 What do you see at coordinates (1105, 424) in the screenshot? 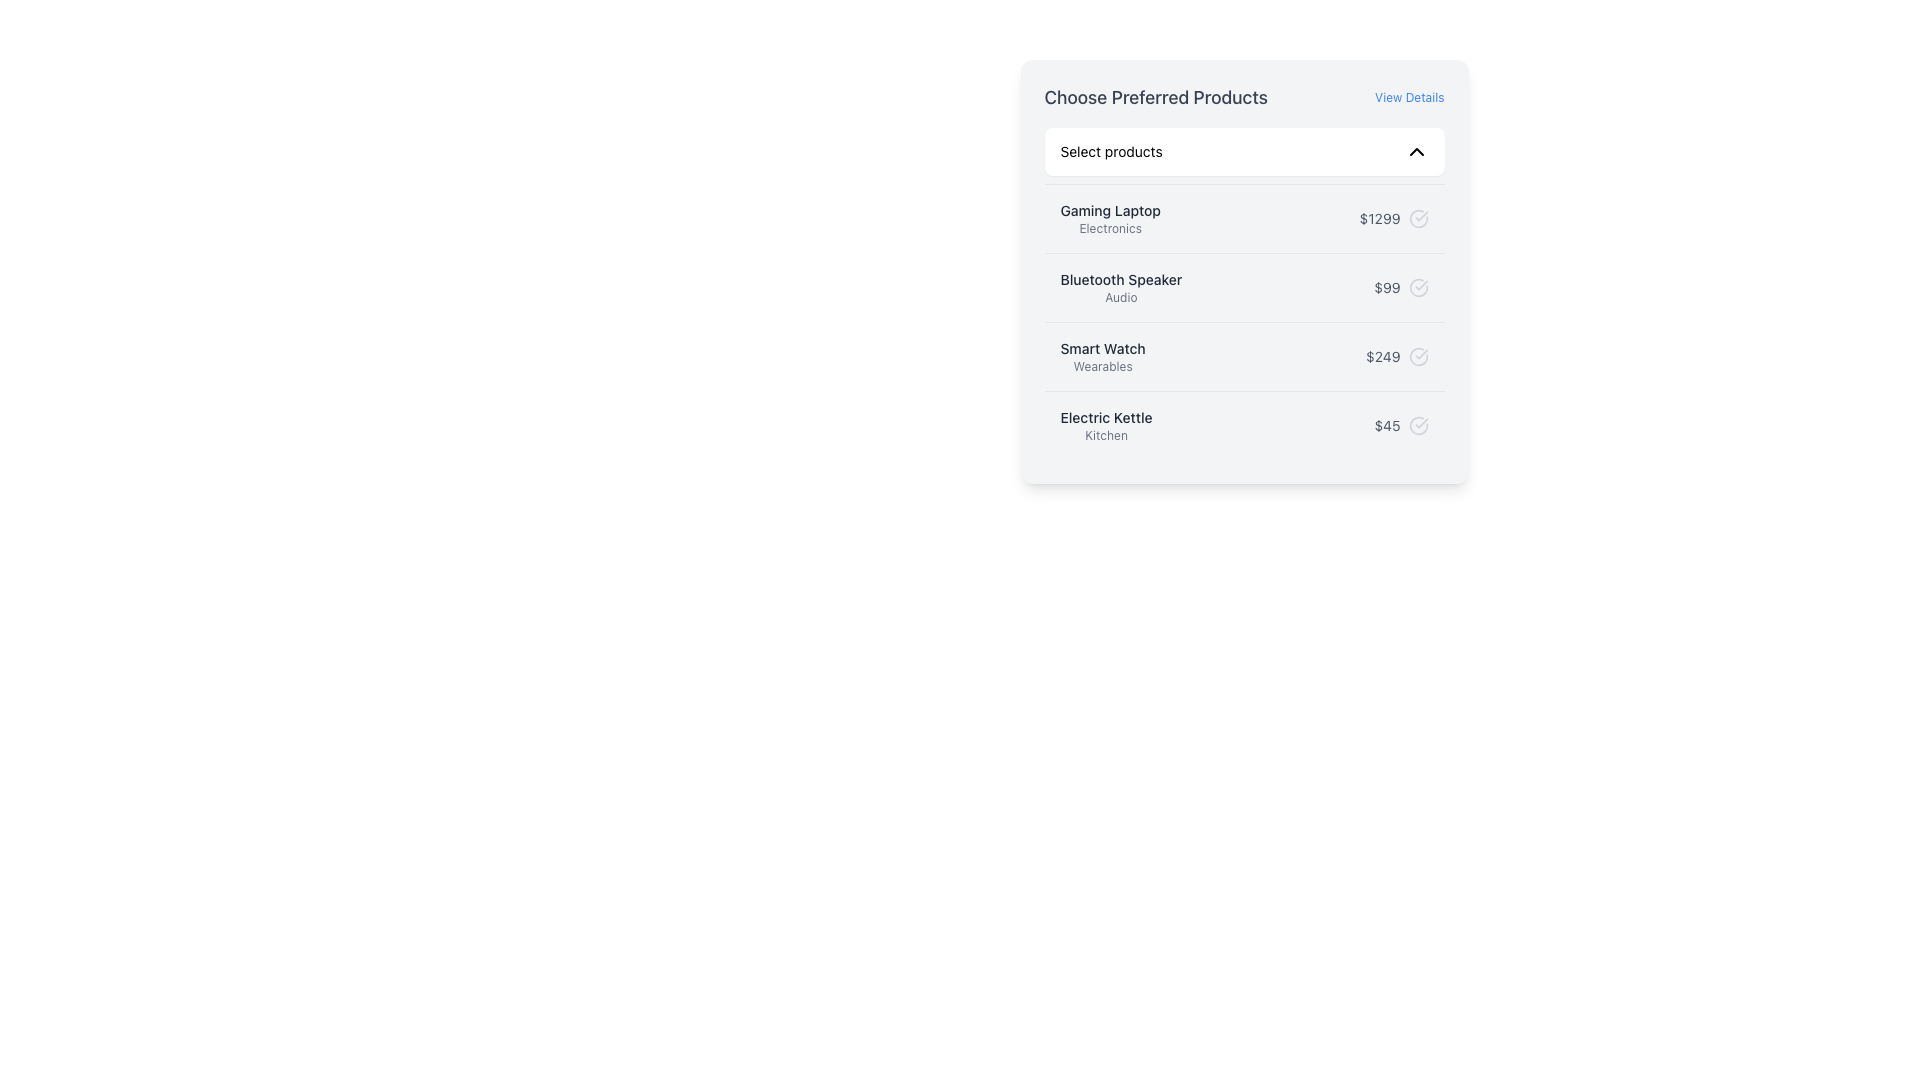
I see `text label displaying 'Electric Kettle' and 'Kitchen' located in the lower part of the 'Choose Preferred Products' card` at bounding box center [1105, 424].